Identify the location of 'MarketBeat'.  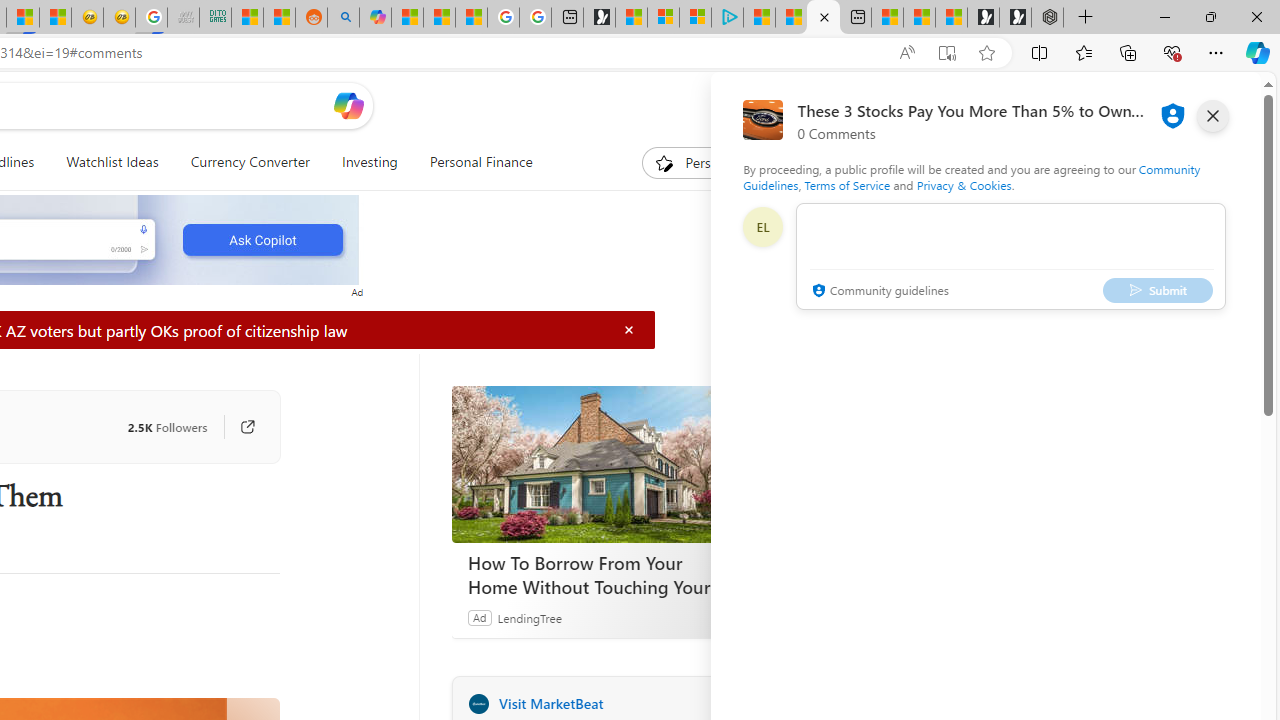
(477, 702).